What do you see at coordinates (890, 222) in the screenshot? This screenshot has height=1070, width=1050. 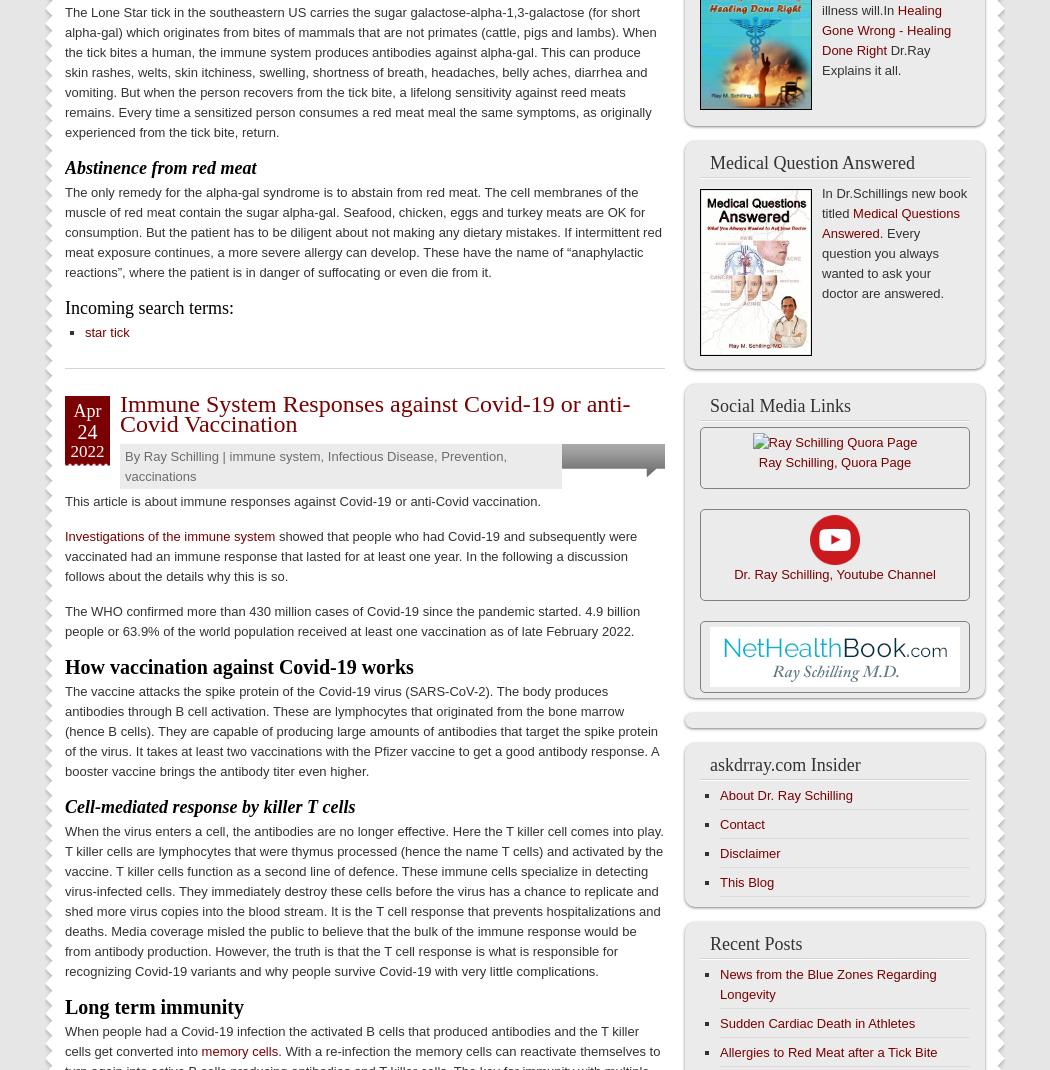 I see `'Medical Questions Answered'` at bounding box center [890, 222].